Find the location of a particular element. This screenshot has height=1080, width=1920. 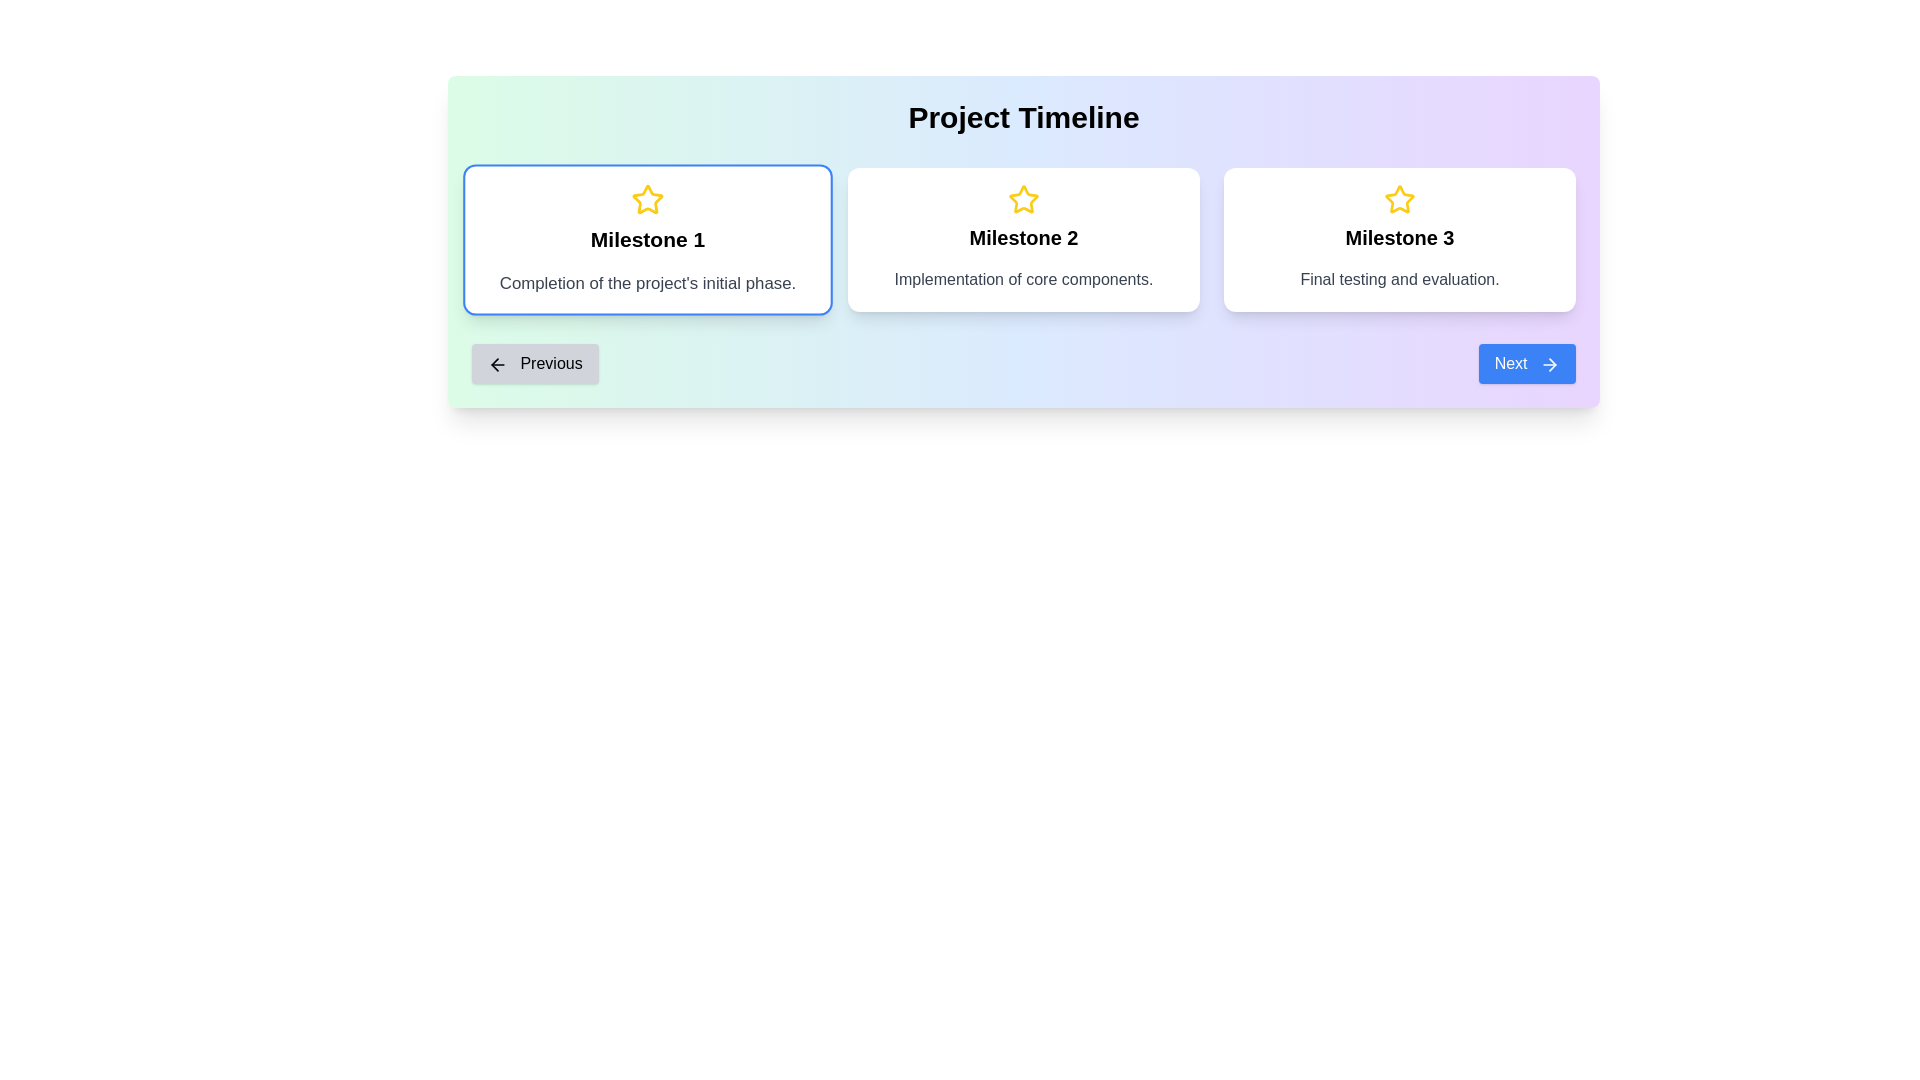

the yellow star icon located above the text 'Milestone 2' in the central card of the three-card layout for accessibility interactions is located at coordinates (1023, 199).